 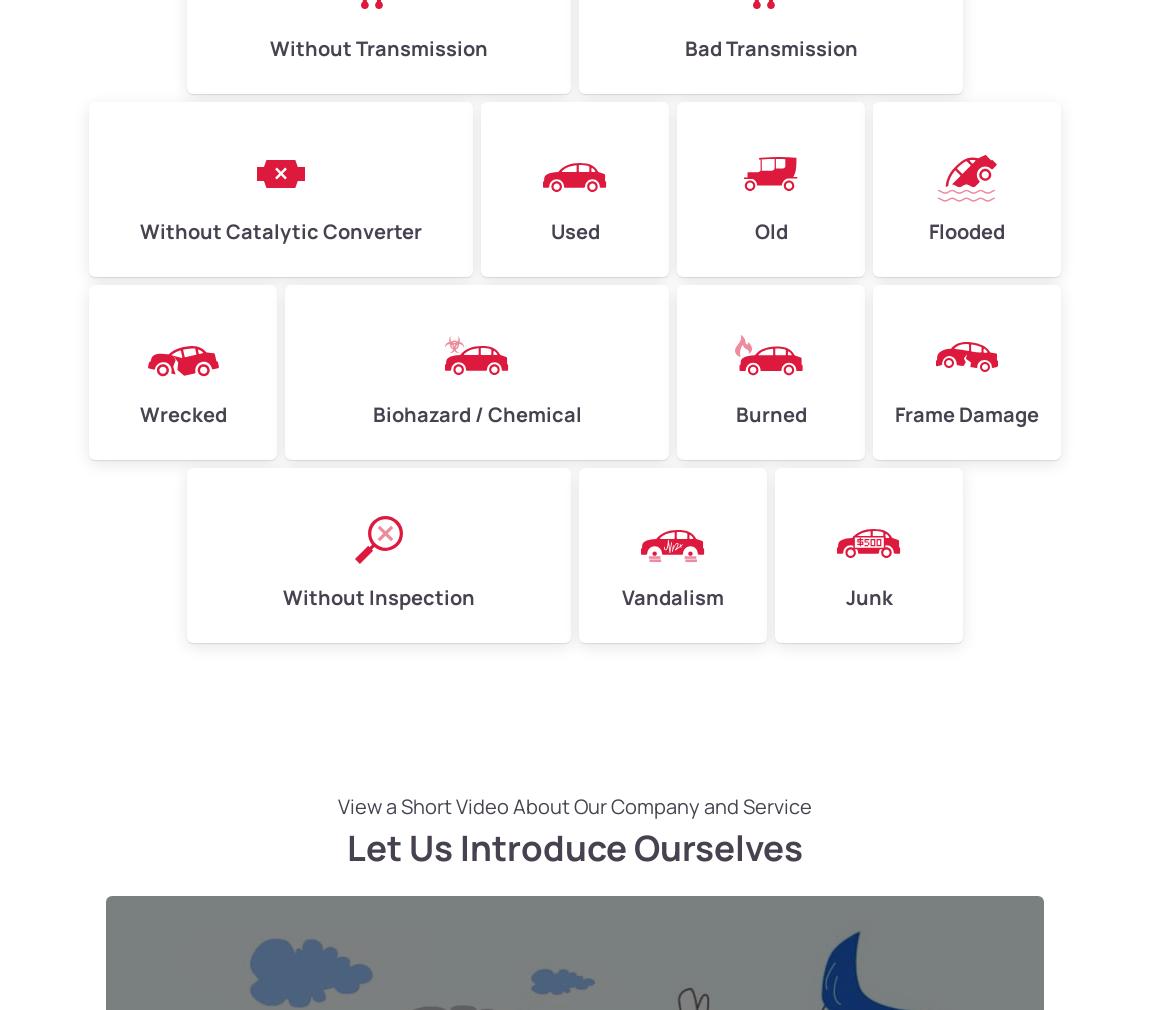 What do you see at coordinates (967, 414) in the screenshot?
I see `'Frame Damage'` at bounding box center [967, 414].